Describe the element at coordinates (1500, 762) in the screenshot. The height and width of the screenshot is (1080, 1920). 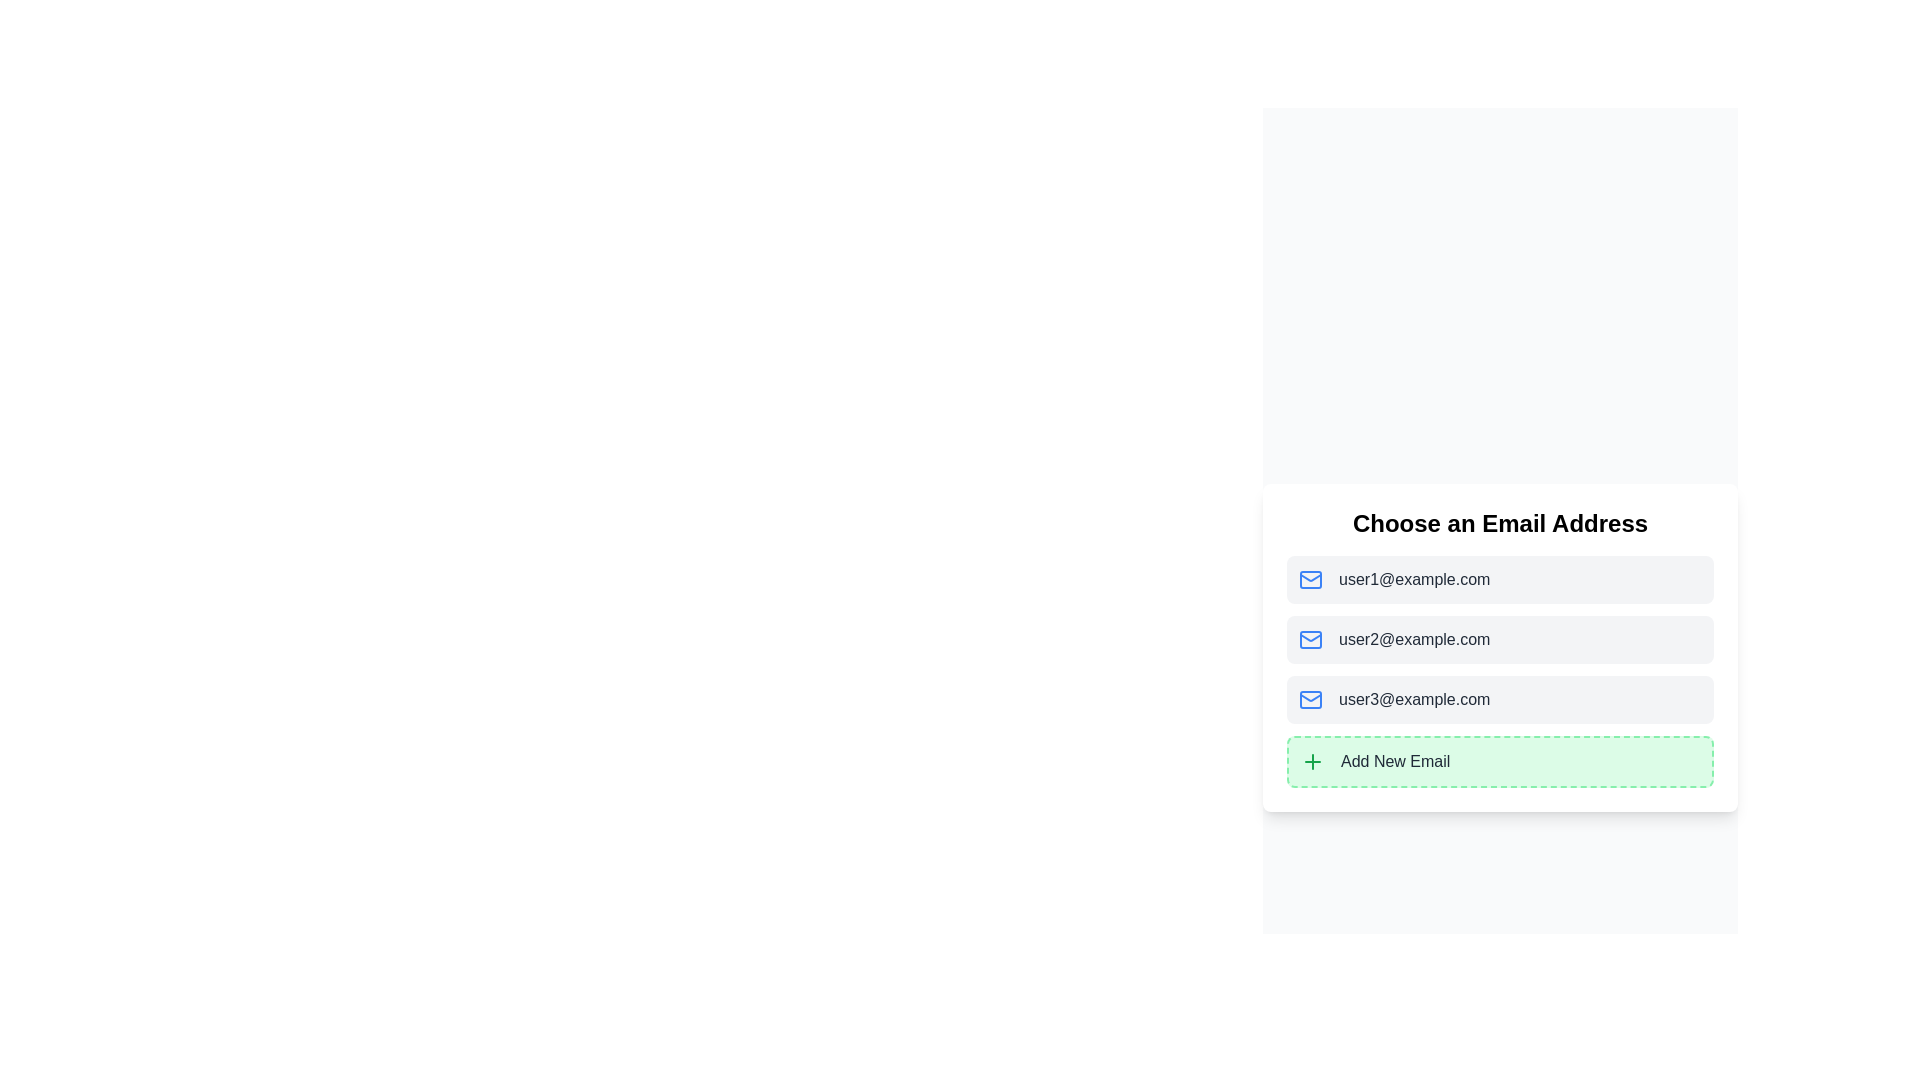
I see `'Add New Email' button to initiate adding a new email` at that location.